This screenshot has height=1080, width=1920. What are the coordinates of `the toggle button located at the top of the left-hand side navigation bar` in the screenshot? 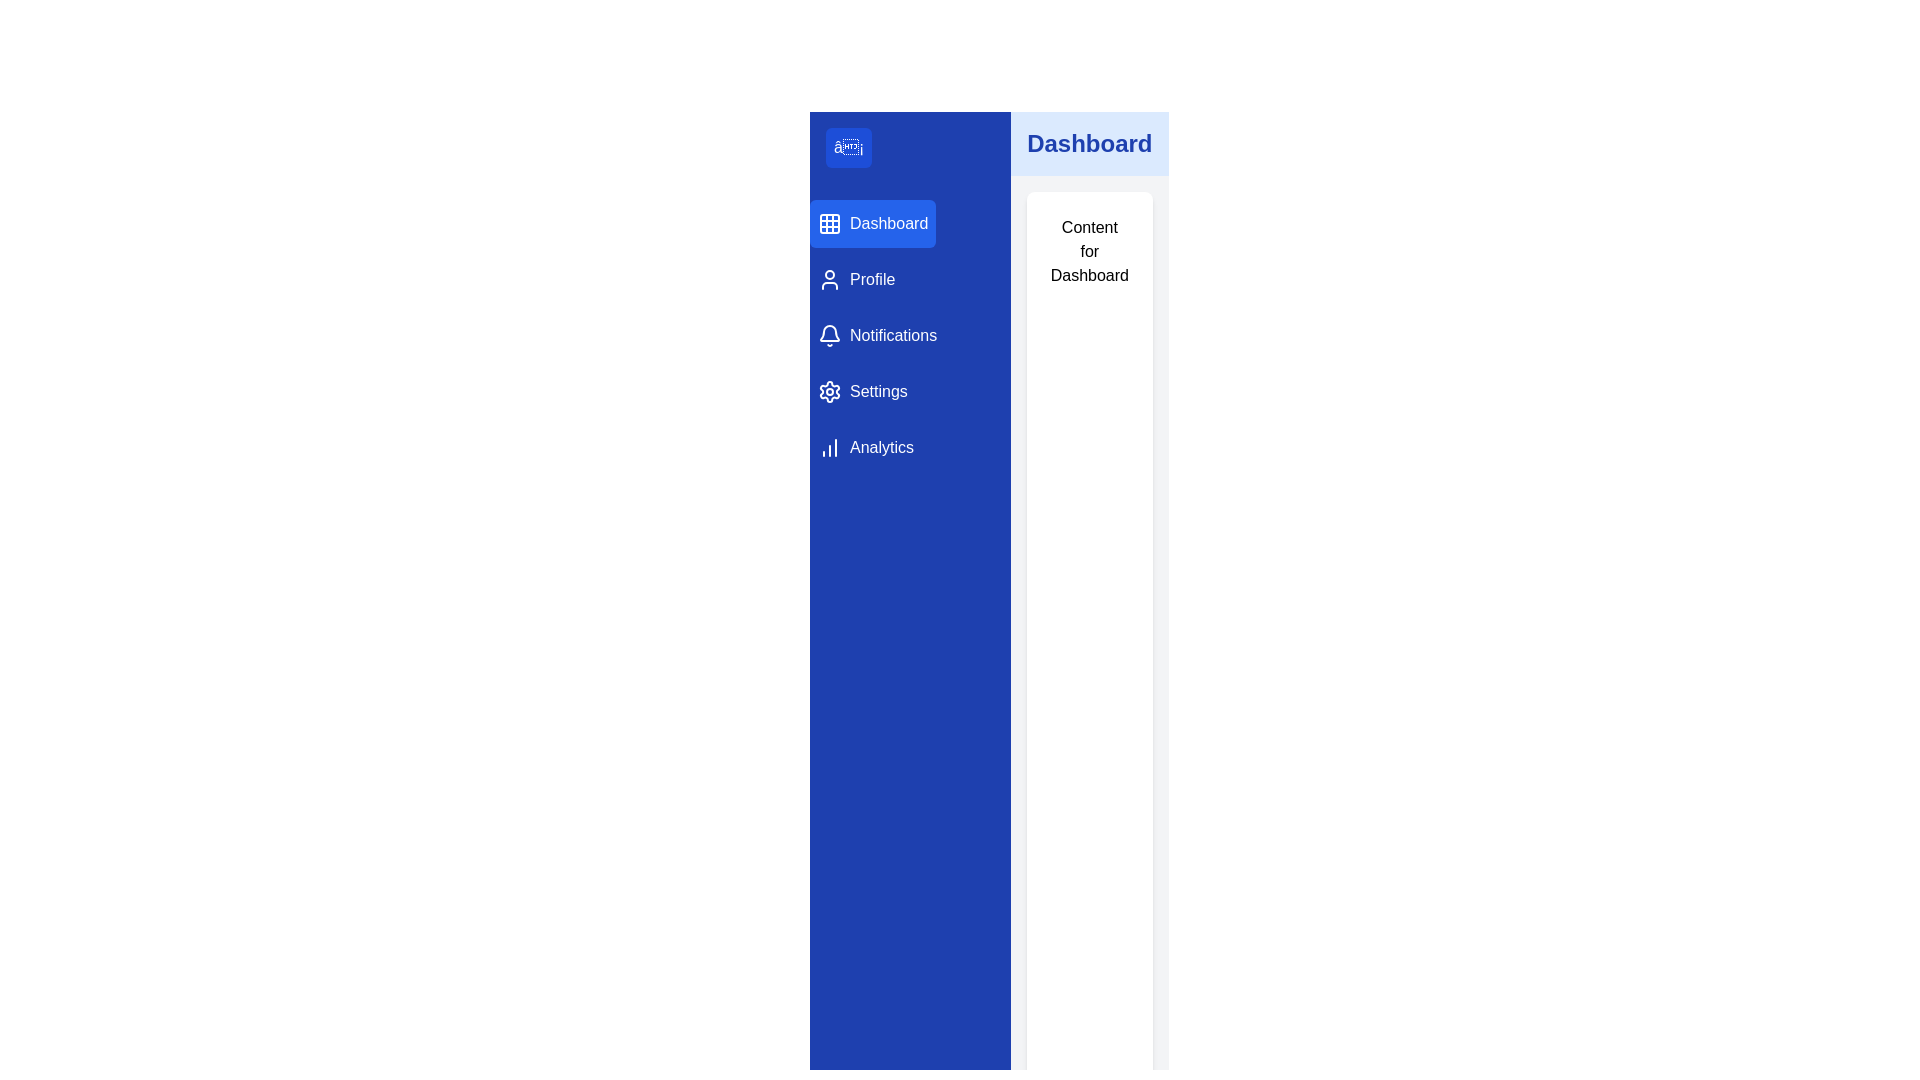 It's located at (909, 146).